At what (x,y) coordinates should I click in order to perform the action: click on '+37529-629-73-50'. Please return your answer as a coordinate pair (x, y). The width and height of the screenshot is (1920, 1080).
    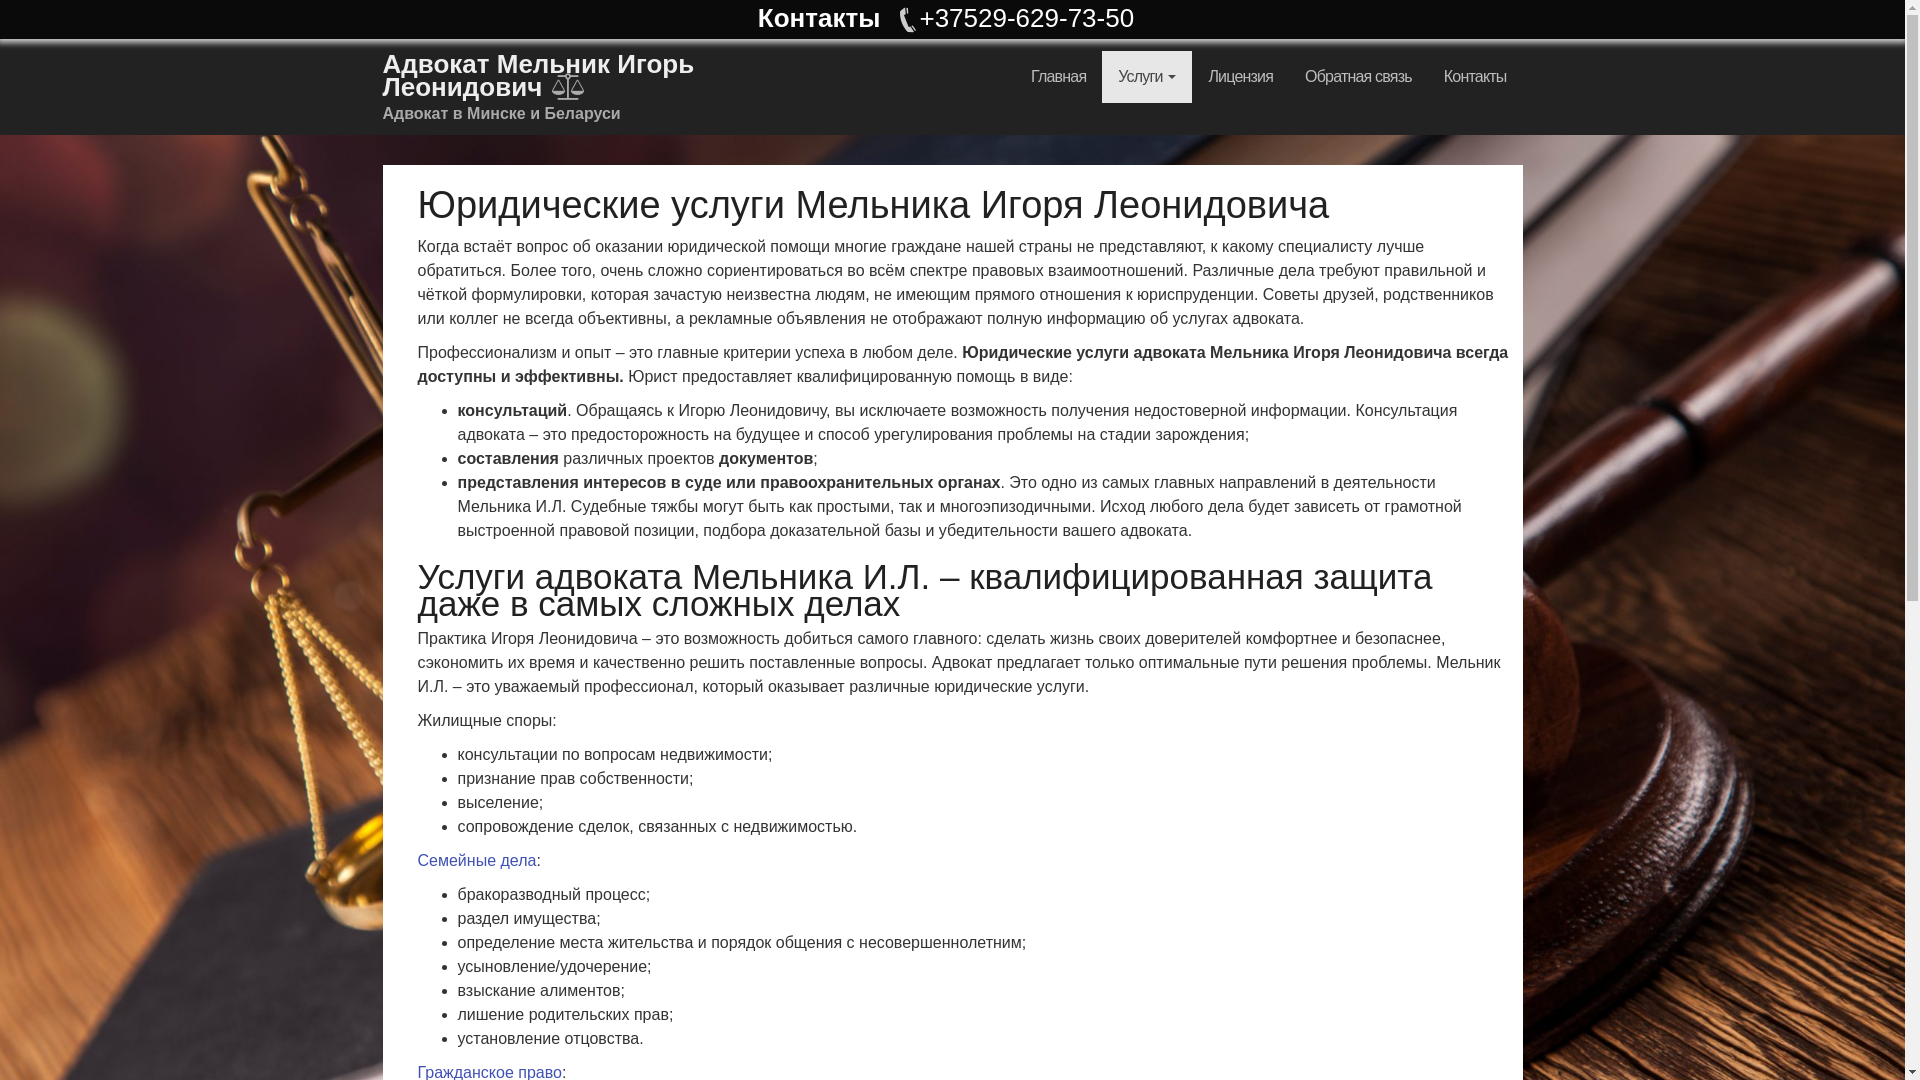
    Looking at the image, I should click on (1013, 18).